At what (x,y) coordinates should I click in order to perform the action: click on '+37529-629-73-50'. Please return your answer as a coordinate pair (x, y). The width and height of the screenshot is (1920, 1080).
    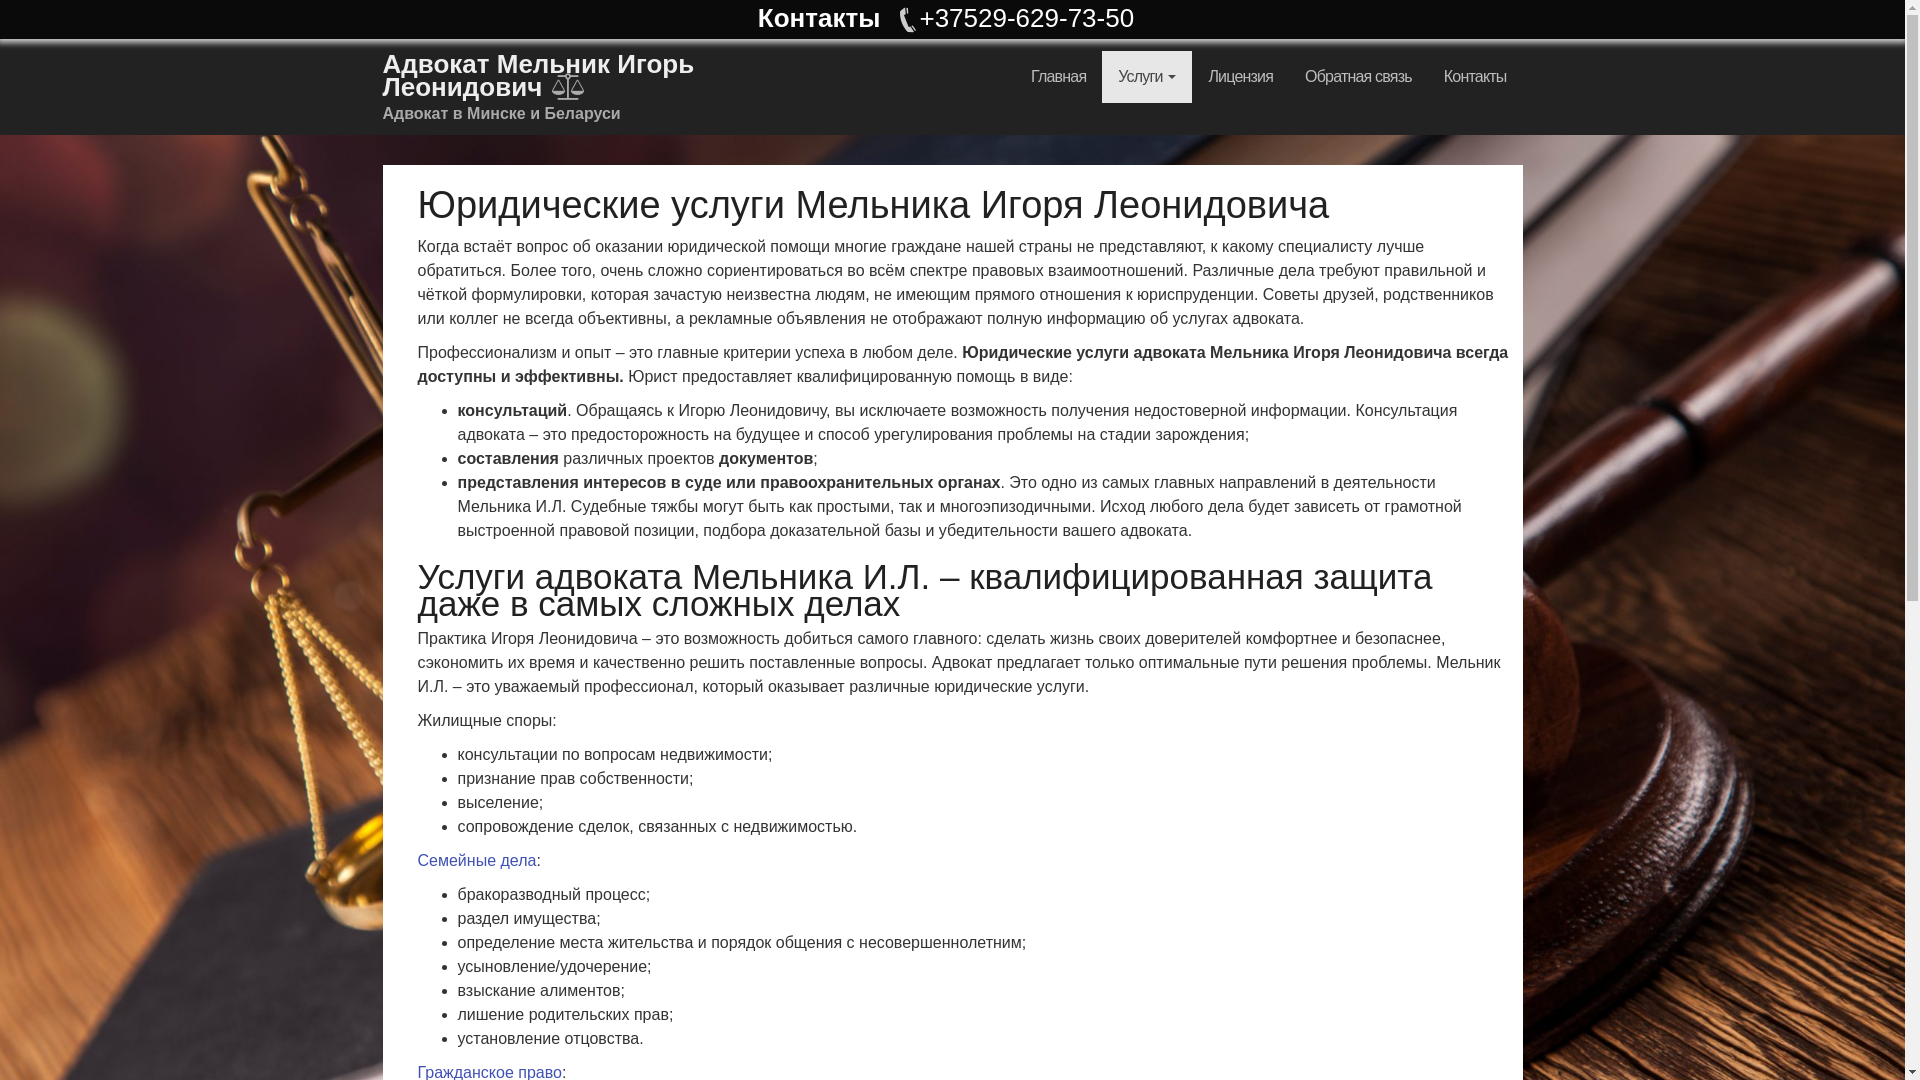
    Looking at the image, I should click on (1013, 18).